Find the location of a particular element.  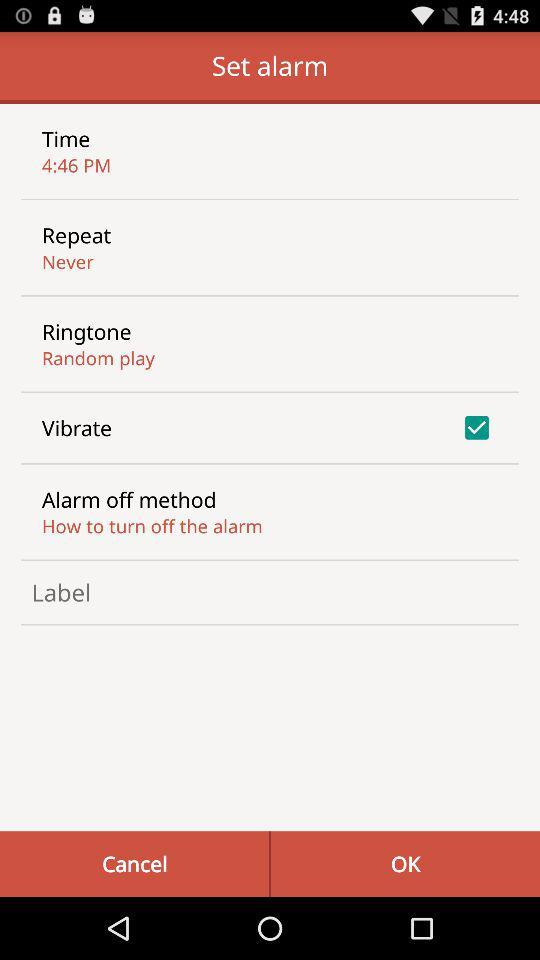

choose label is located at coordinates (270, 592).